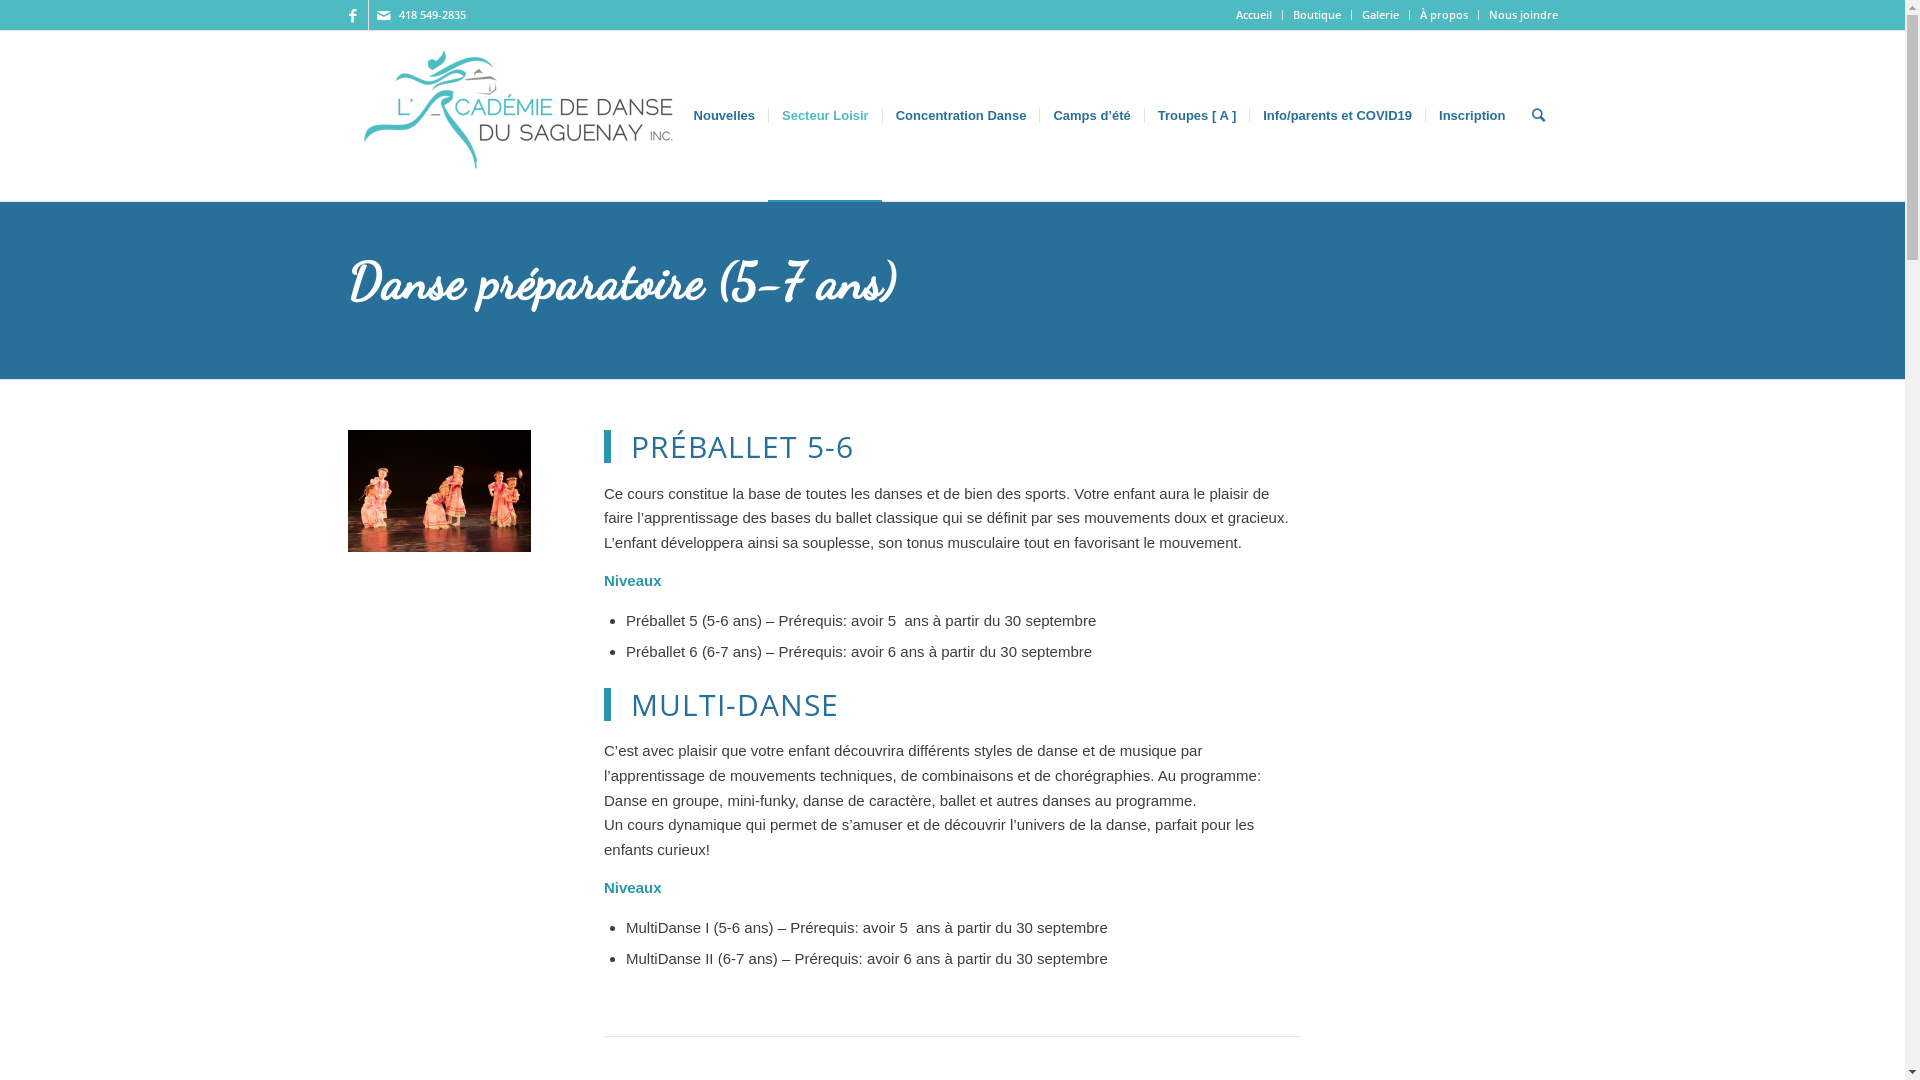  I want to click on 'Secteur Loisir', so click(825, 115).